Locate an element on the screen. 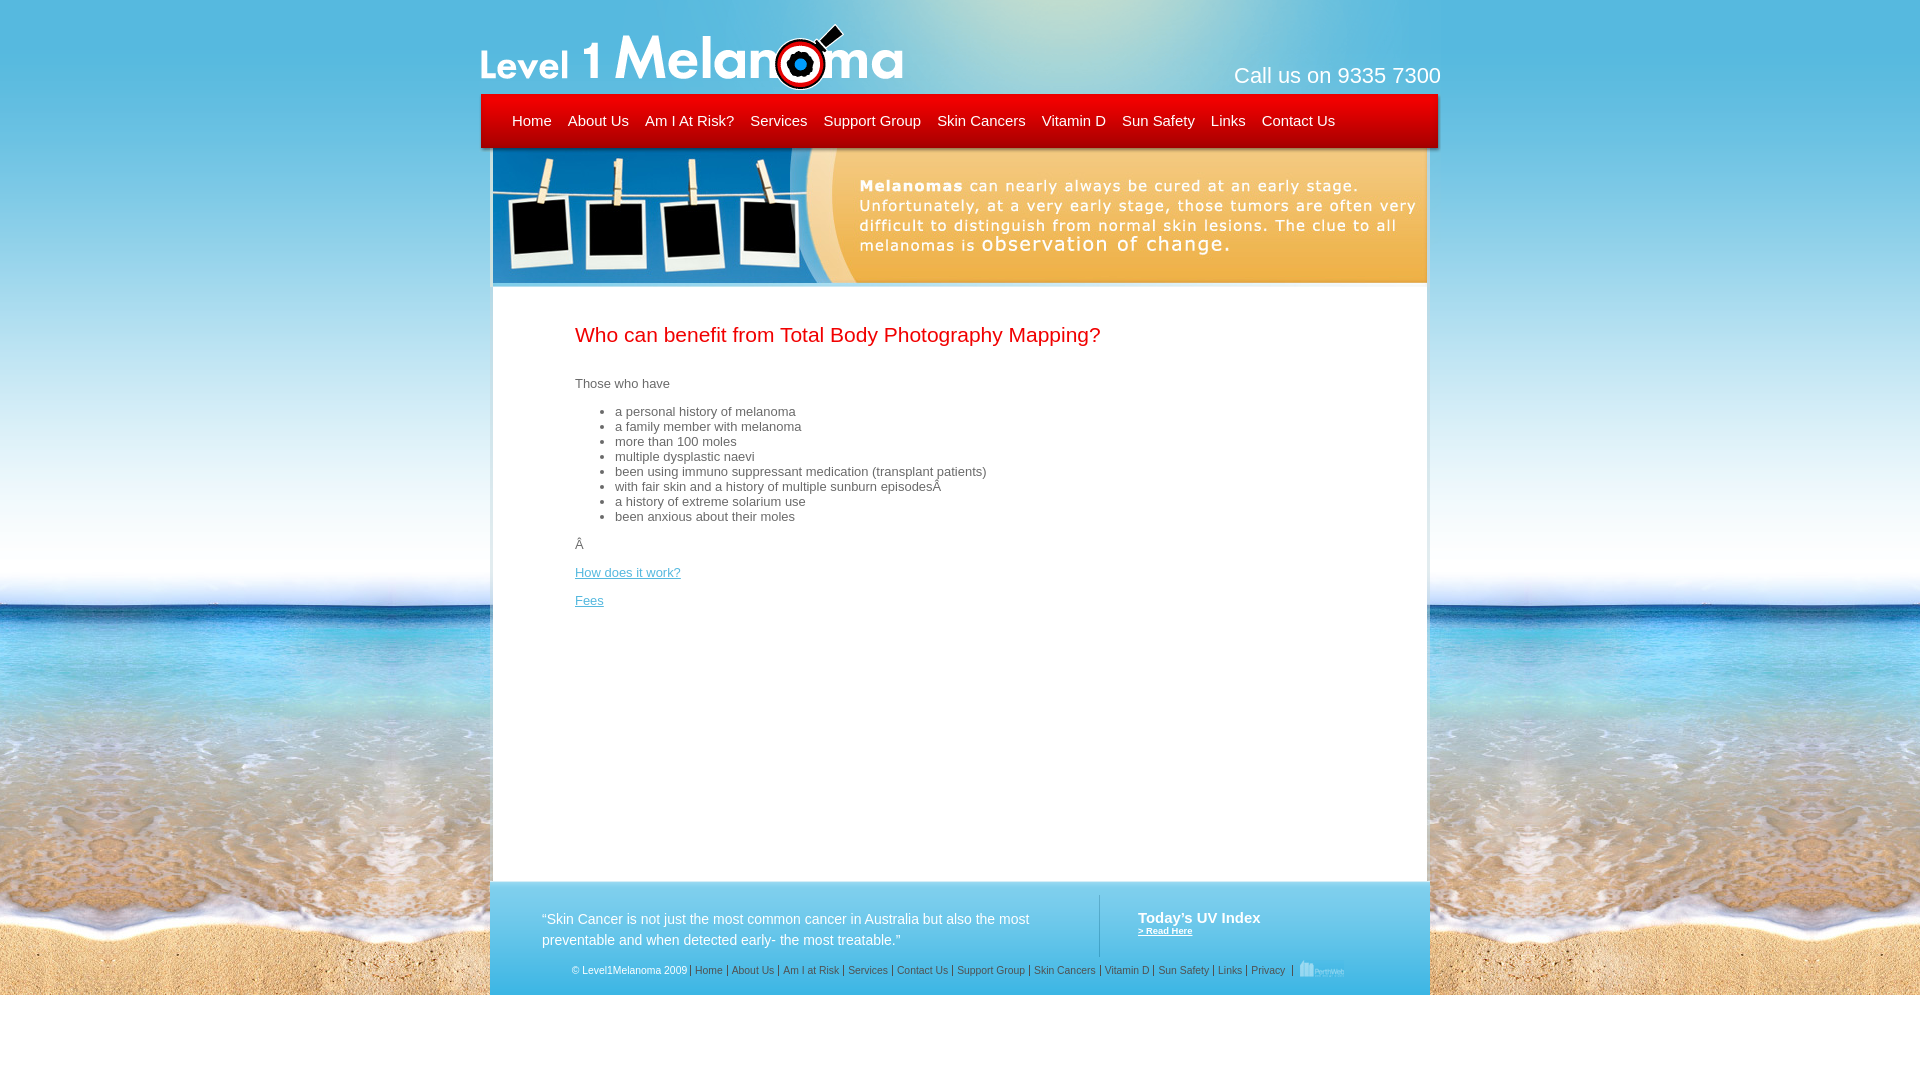 This screenshot has height=1080, width=1920. 'PerthWeb | Web Design and Development Company' is located at coordinates (1320, 969).